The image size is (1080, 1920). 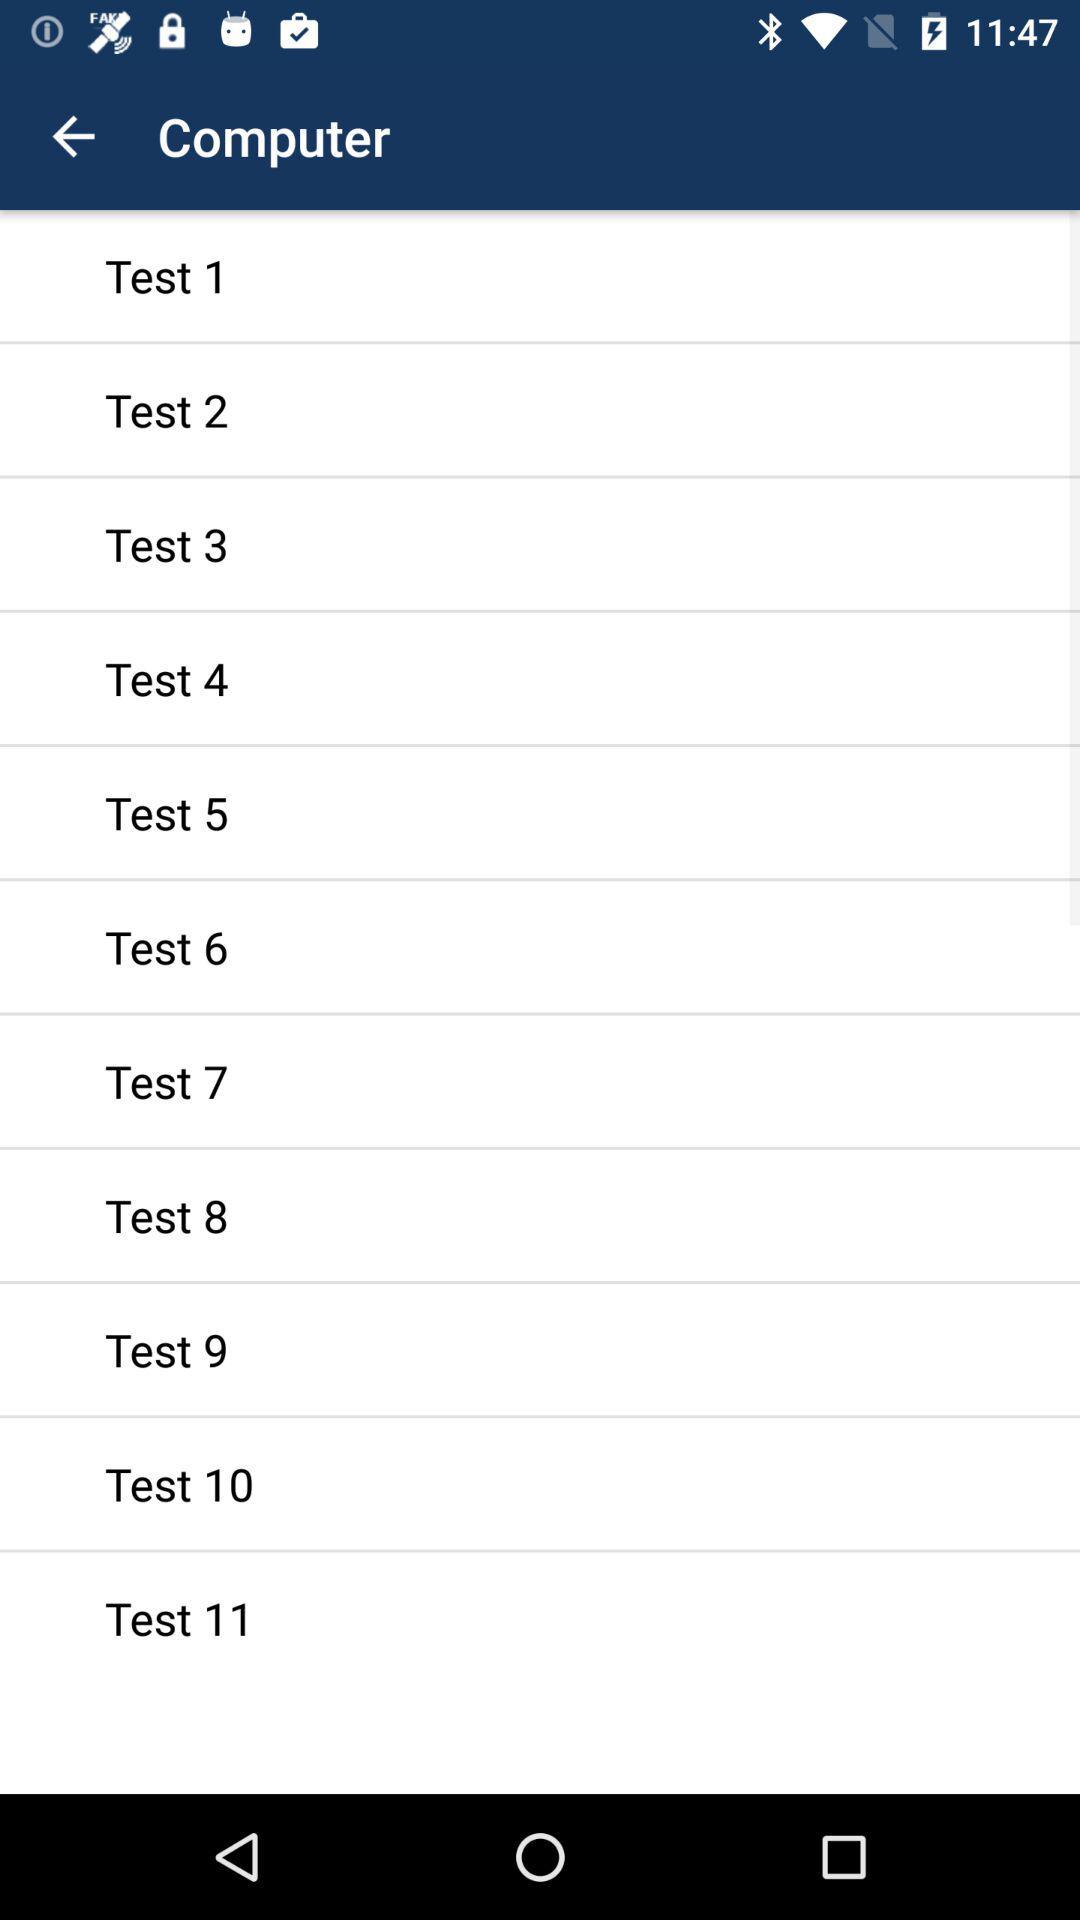 What do you see at coordinates (540, 408) in the screenshot?
I see `test 2 icon` at bounding box center [540, 408].